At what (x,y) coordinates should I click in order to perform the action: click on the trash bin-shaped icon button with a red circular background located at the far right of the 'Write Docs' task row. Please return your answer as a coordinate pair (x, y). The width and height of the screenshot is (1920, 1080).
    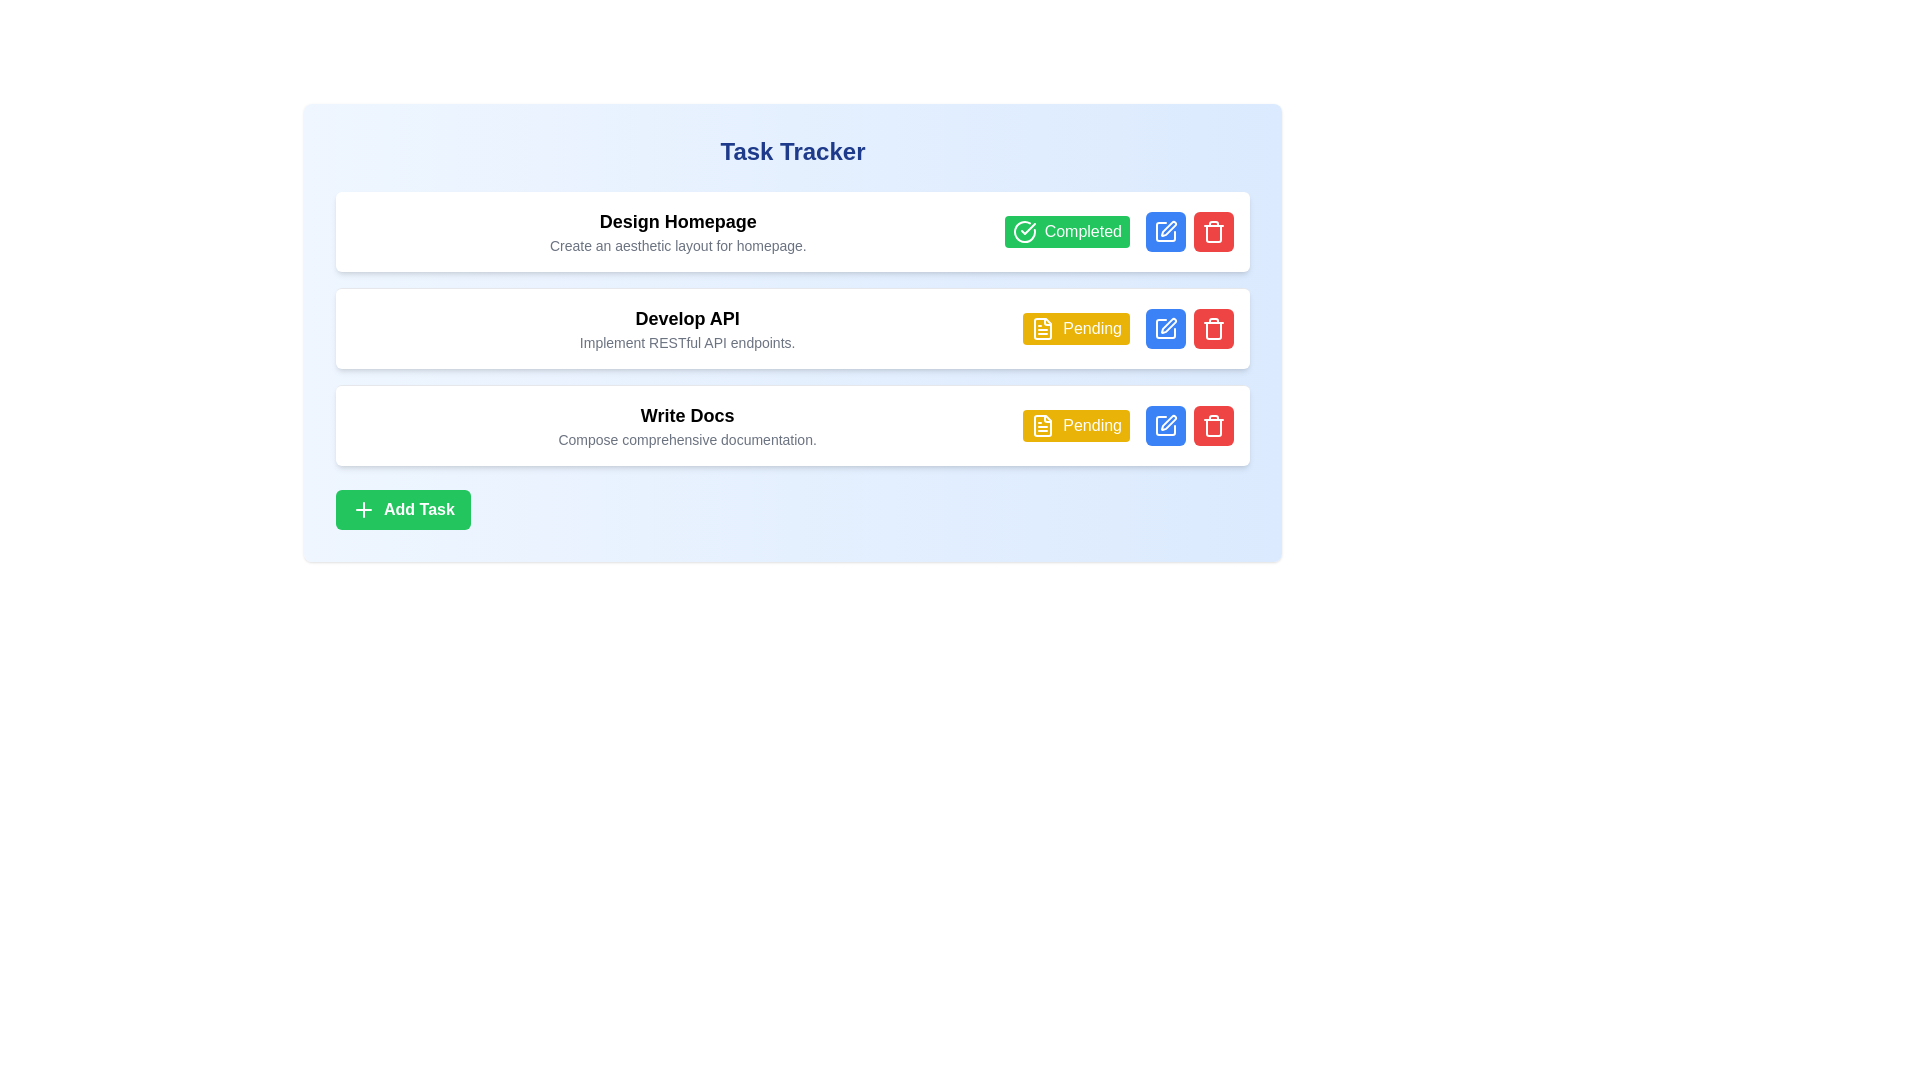
    Looking at the image, I should click on (1213, 424).